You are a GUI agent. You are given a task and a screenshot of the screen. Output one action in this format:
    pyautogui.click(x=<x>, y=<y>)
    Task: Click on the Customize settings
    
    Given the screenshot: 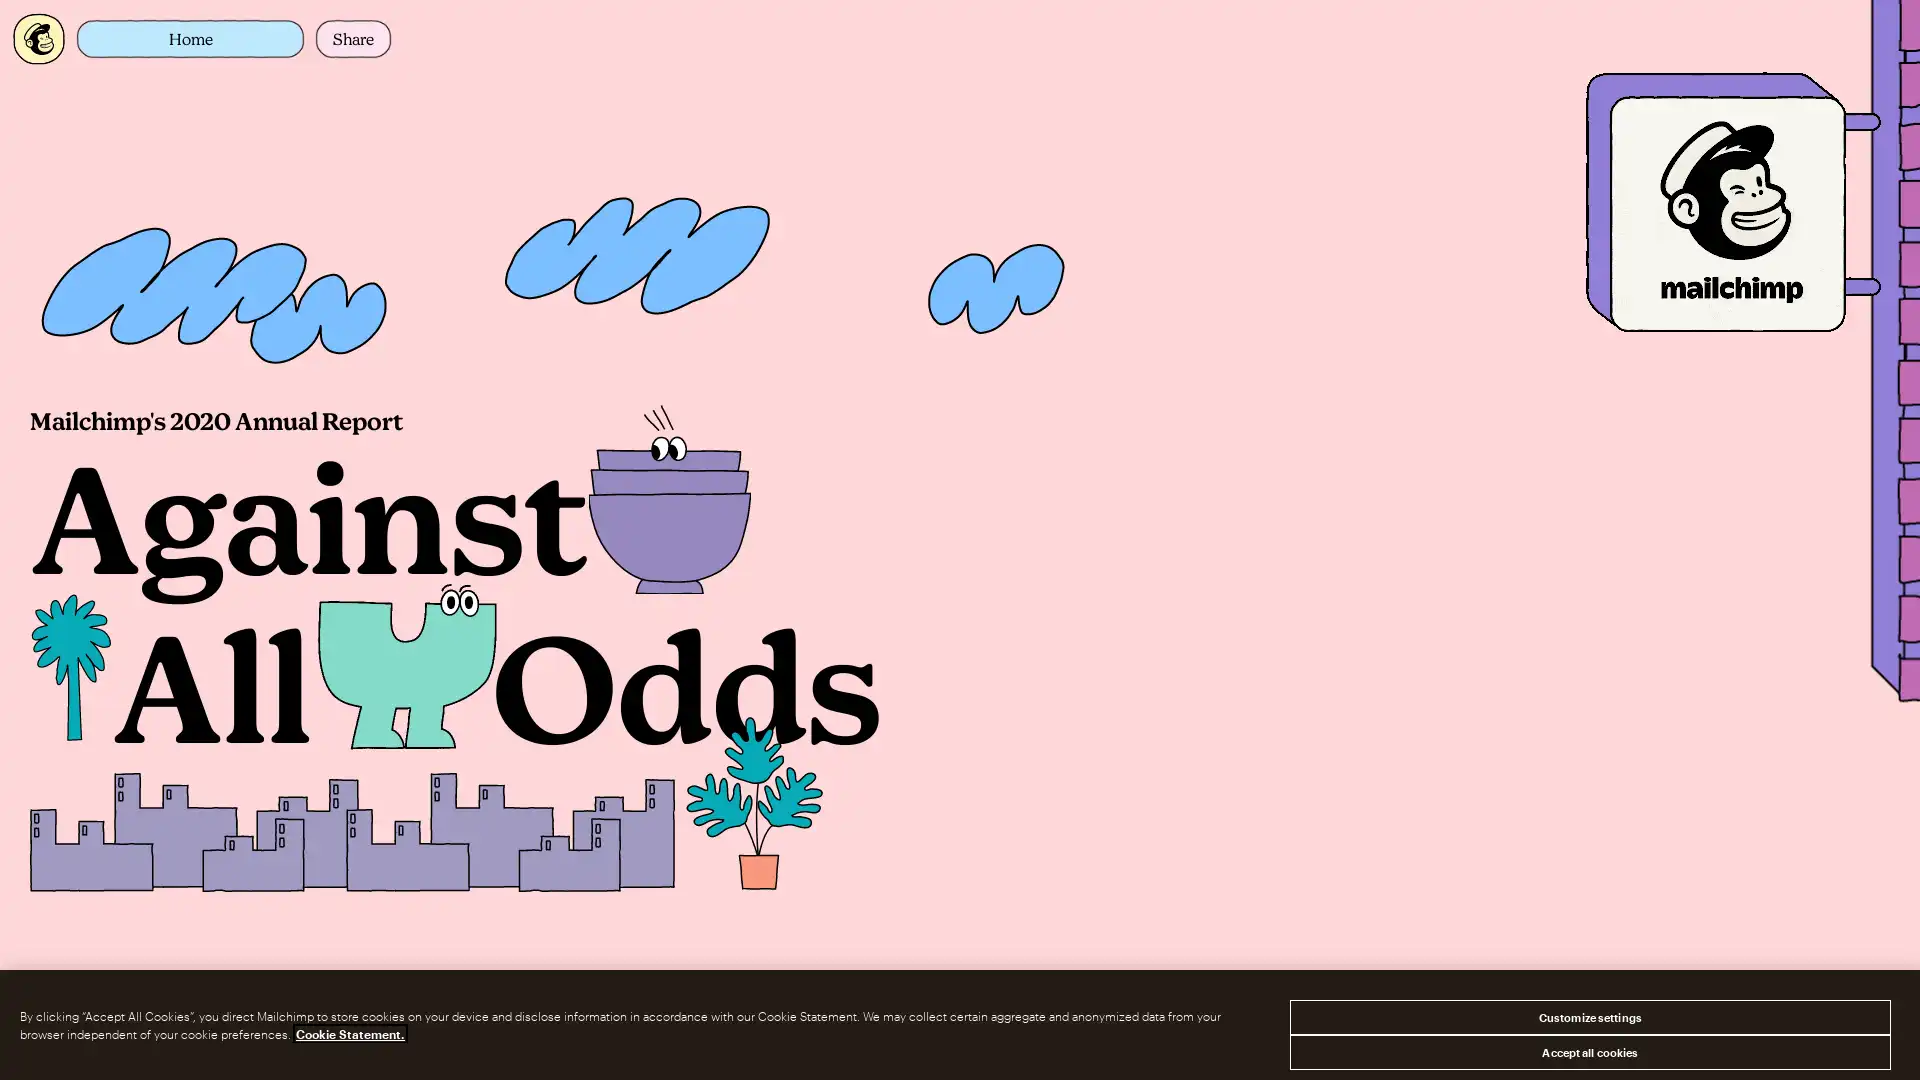 What is the action you would take?
    pyautogui.click(x=1588, y=1017)
    